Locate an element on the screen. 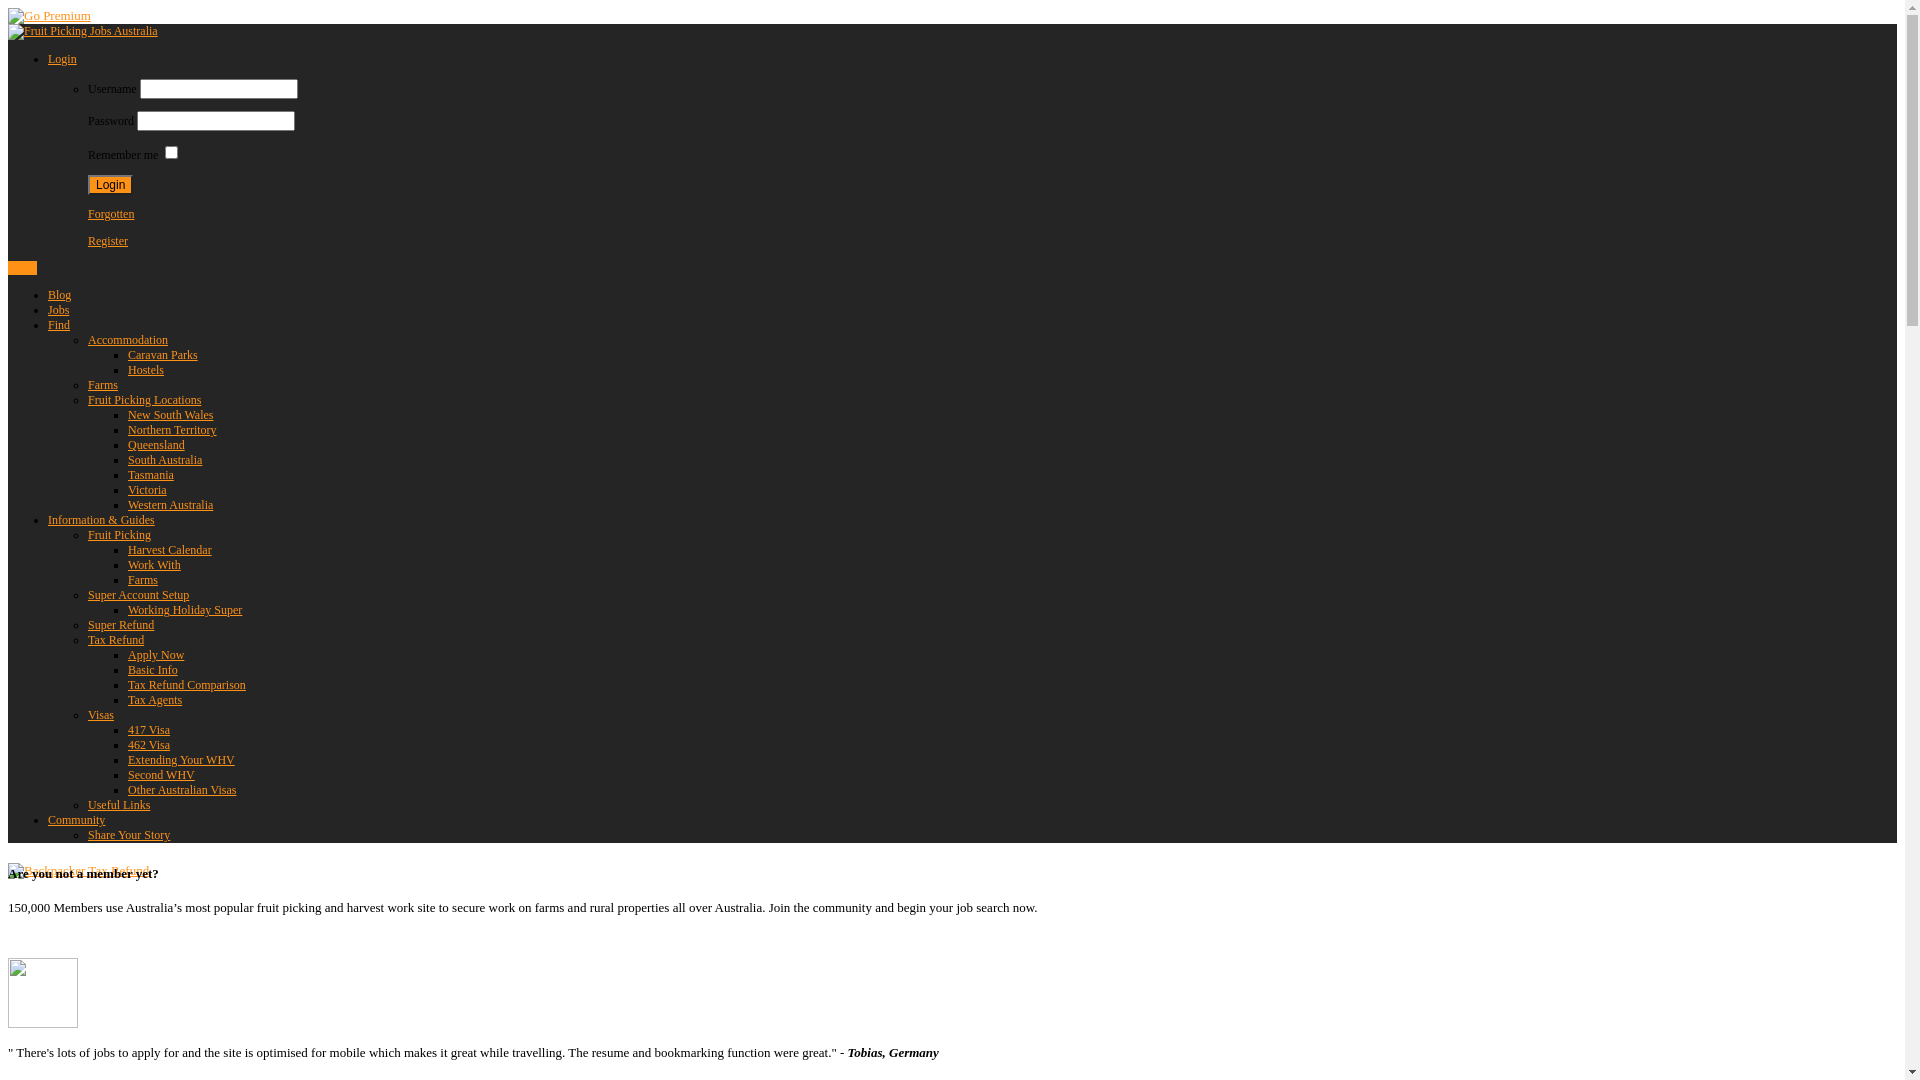 This screenshot has width=1920, height=1080. '417 Visa' is located at coordinates (147, 729).